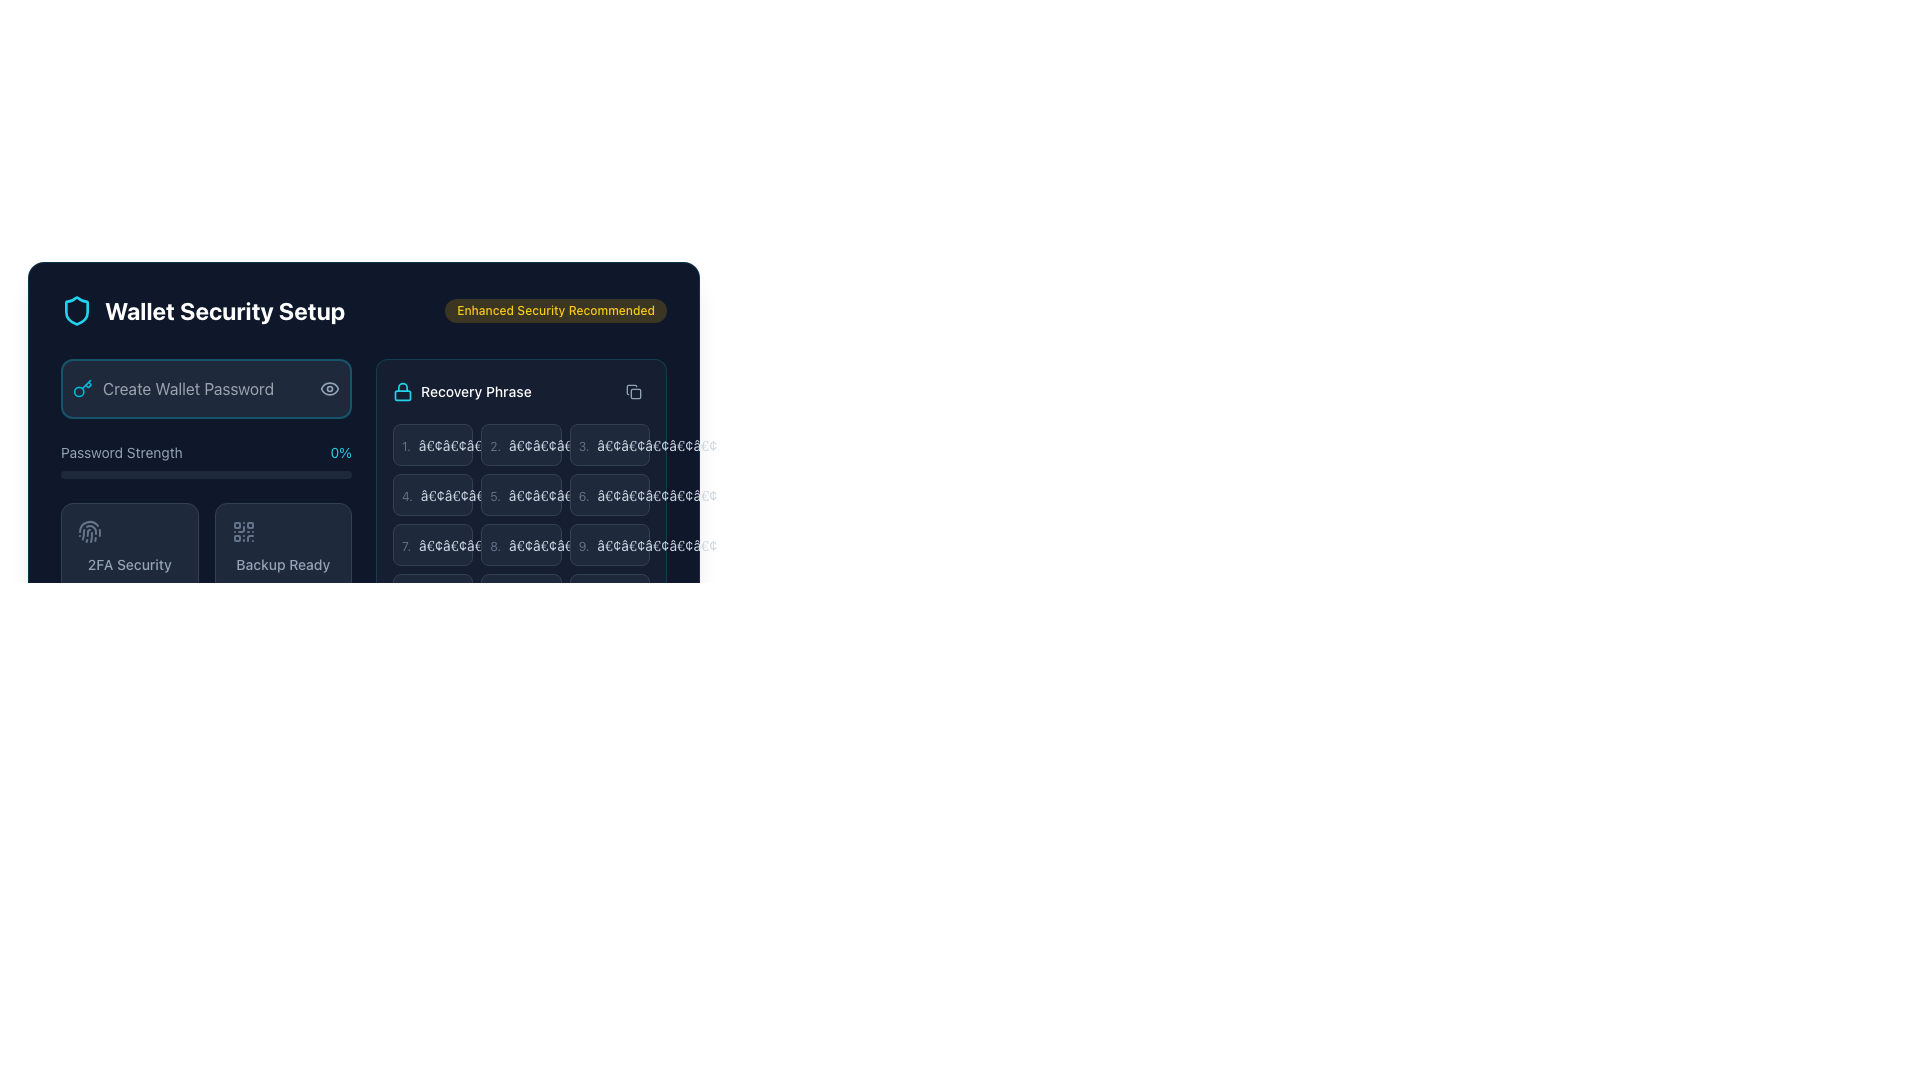  I want to click on the 11th button, so click(521, 593).